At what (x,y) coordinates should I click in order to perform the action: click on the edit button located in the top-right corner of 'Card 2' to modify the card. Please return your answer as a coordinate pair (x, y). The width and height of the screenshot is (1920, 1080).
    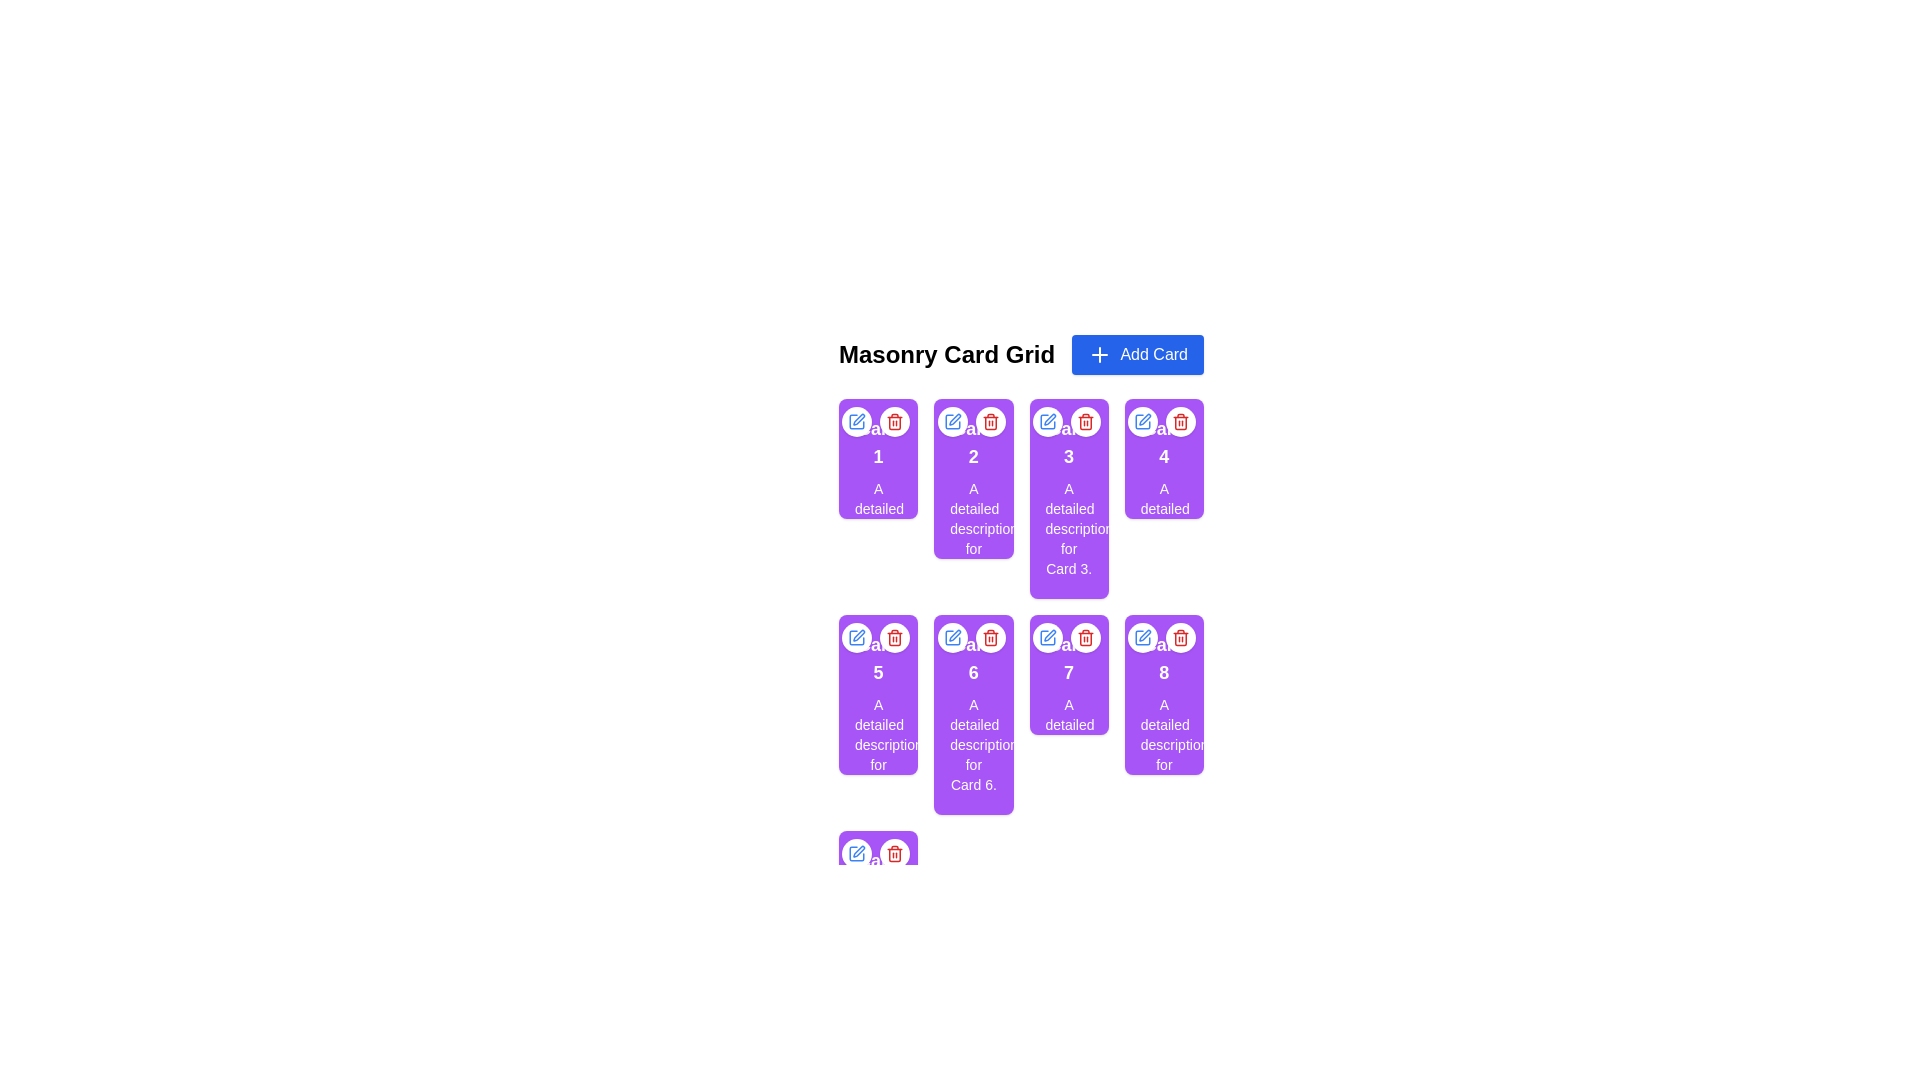
    Looking at the image, I should click on (971, 420).